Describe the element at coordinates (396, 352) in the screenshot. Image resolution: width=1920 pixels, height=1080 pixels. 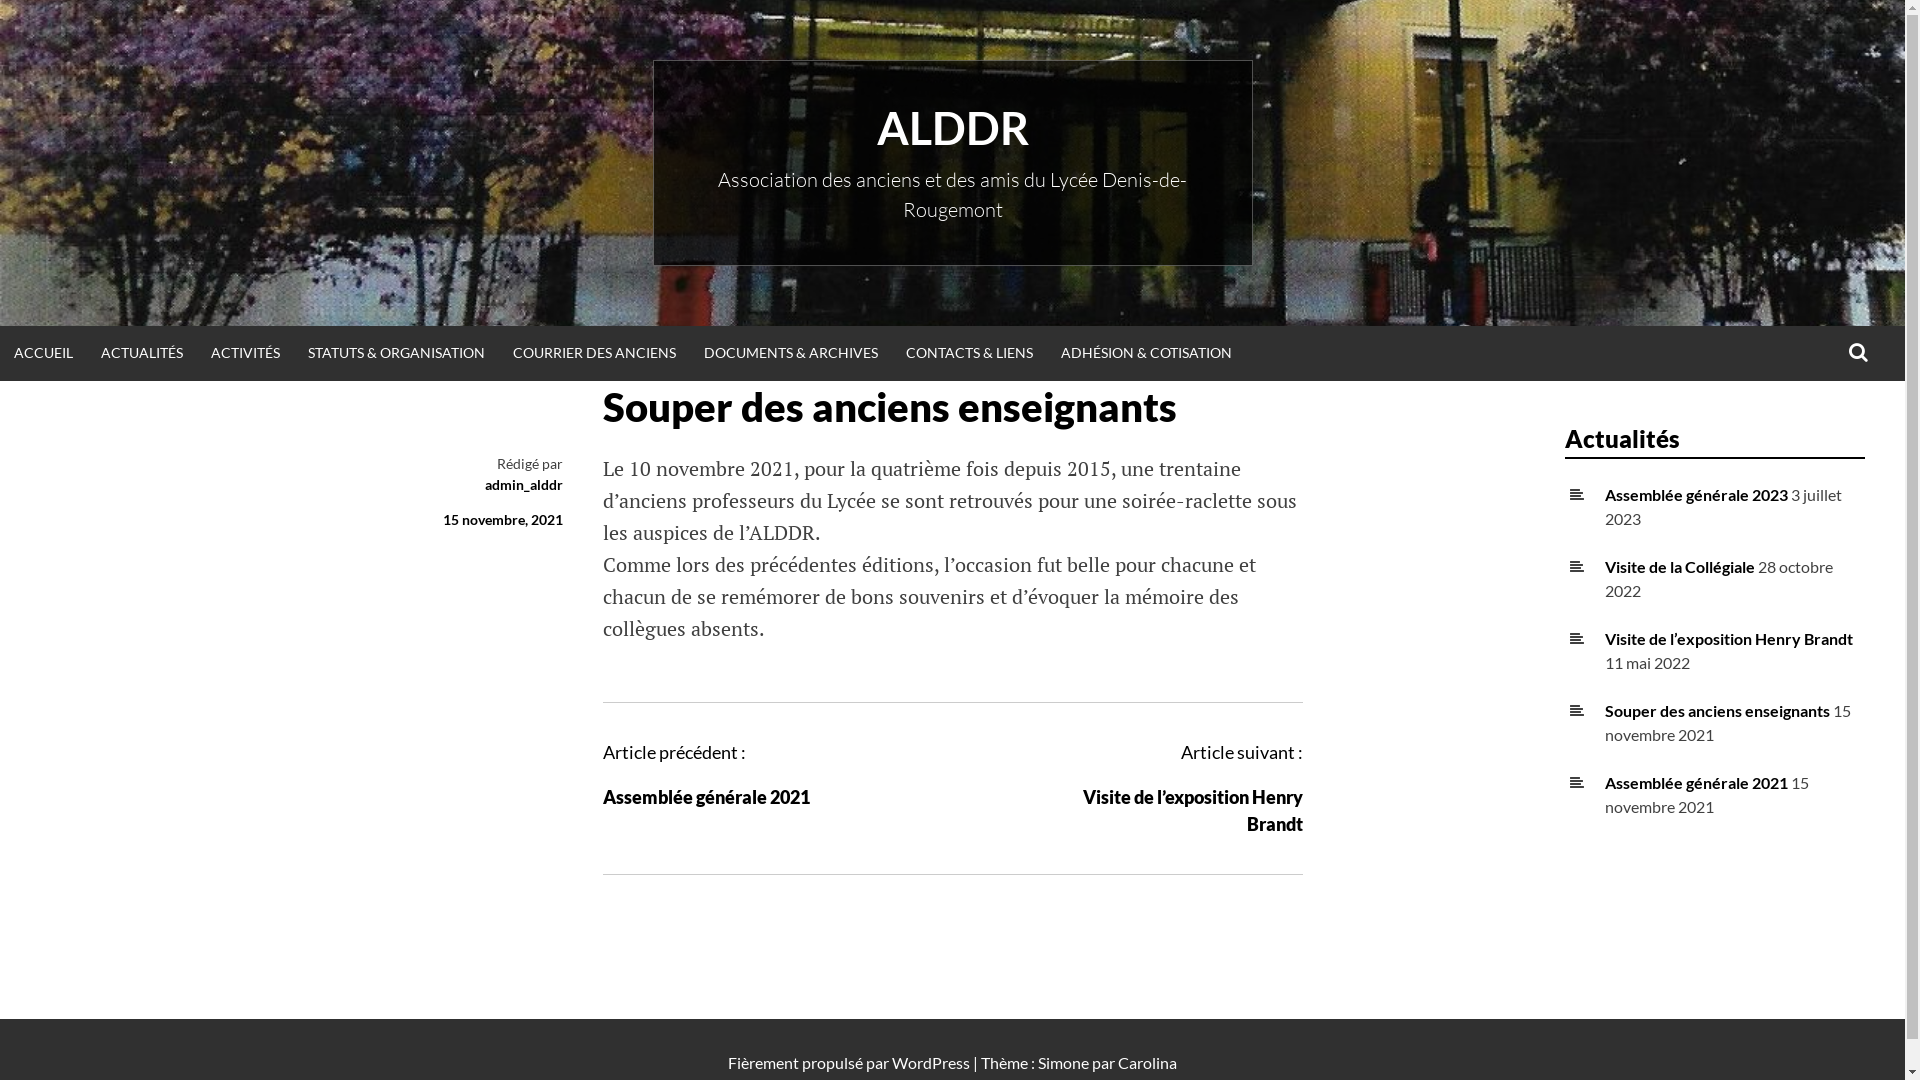
I see `'STATUTS & ORGANISATION'` at that location.